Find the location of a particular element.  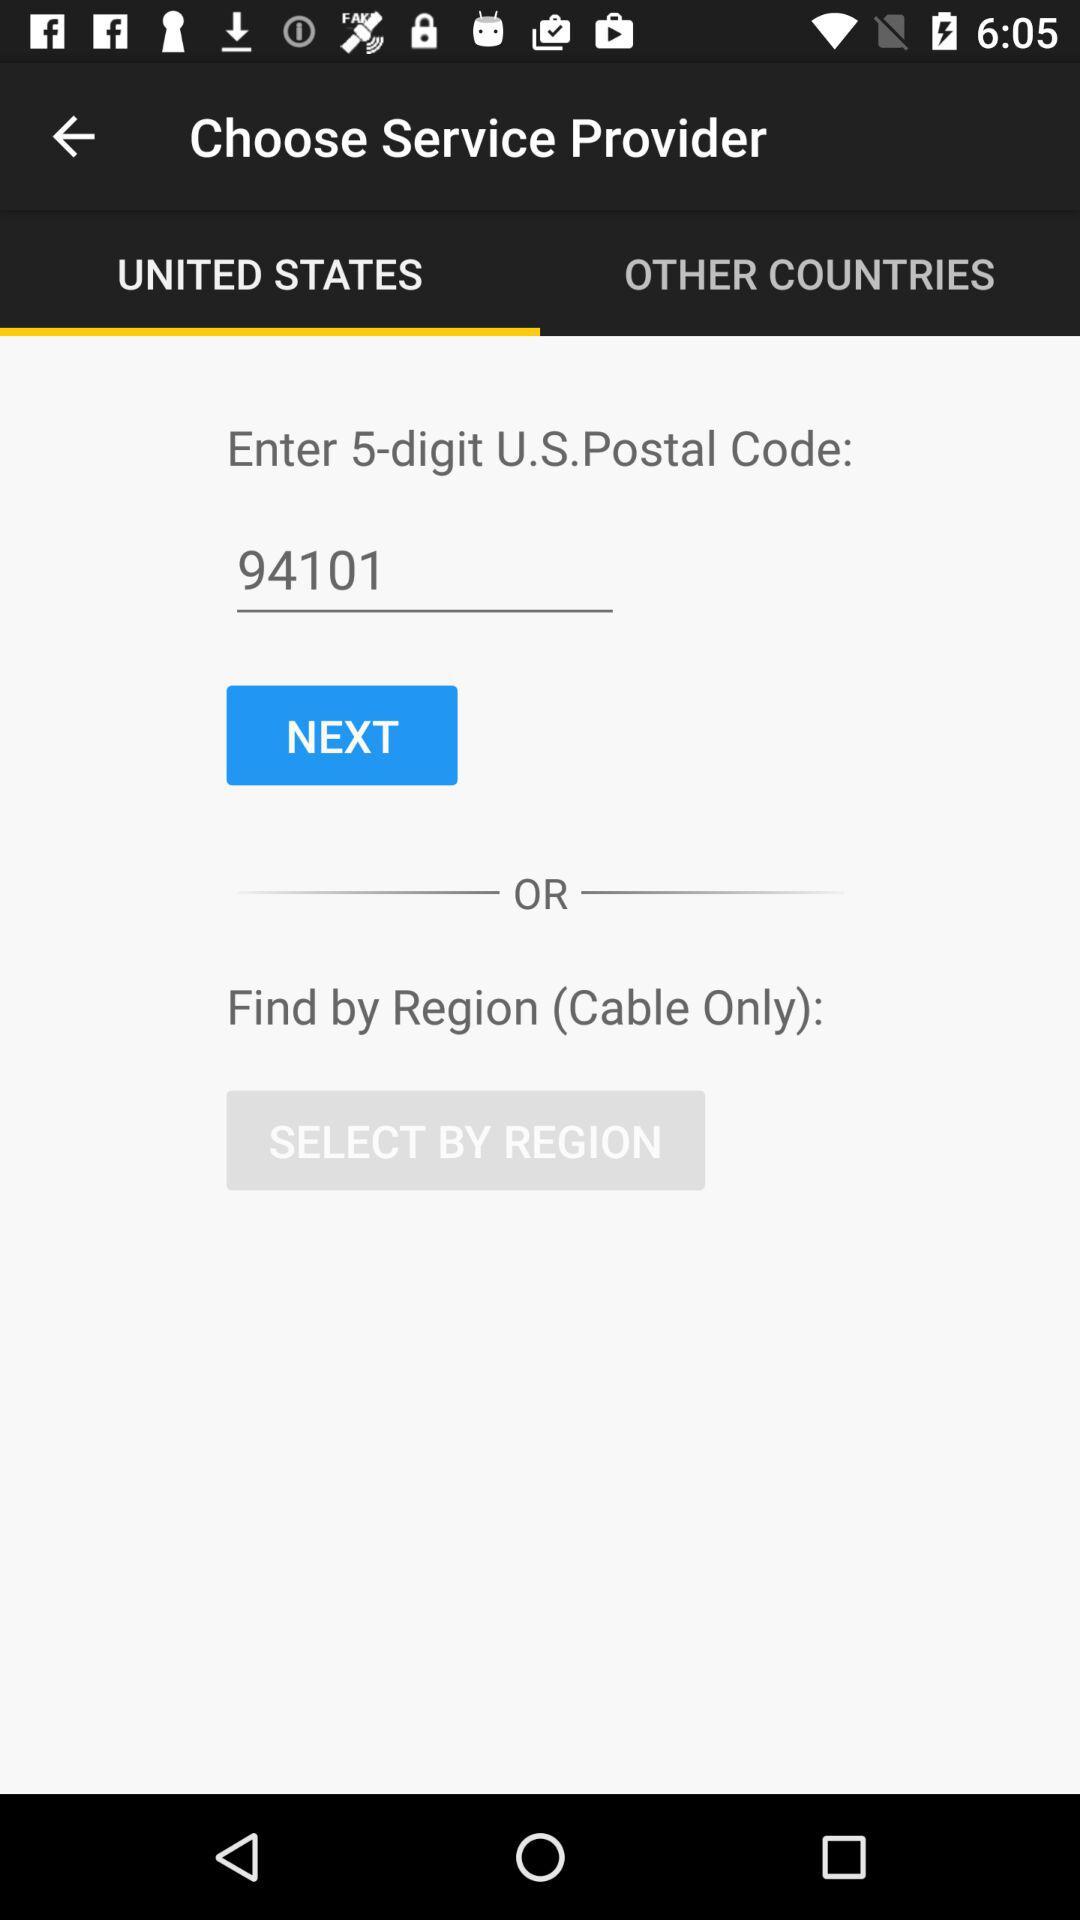

the button below rind by regioncable only is located at coordinates (466, 1140).